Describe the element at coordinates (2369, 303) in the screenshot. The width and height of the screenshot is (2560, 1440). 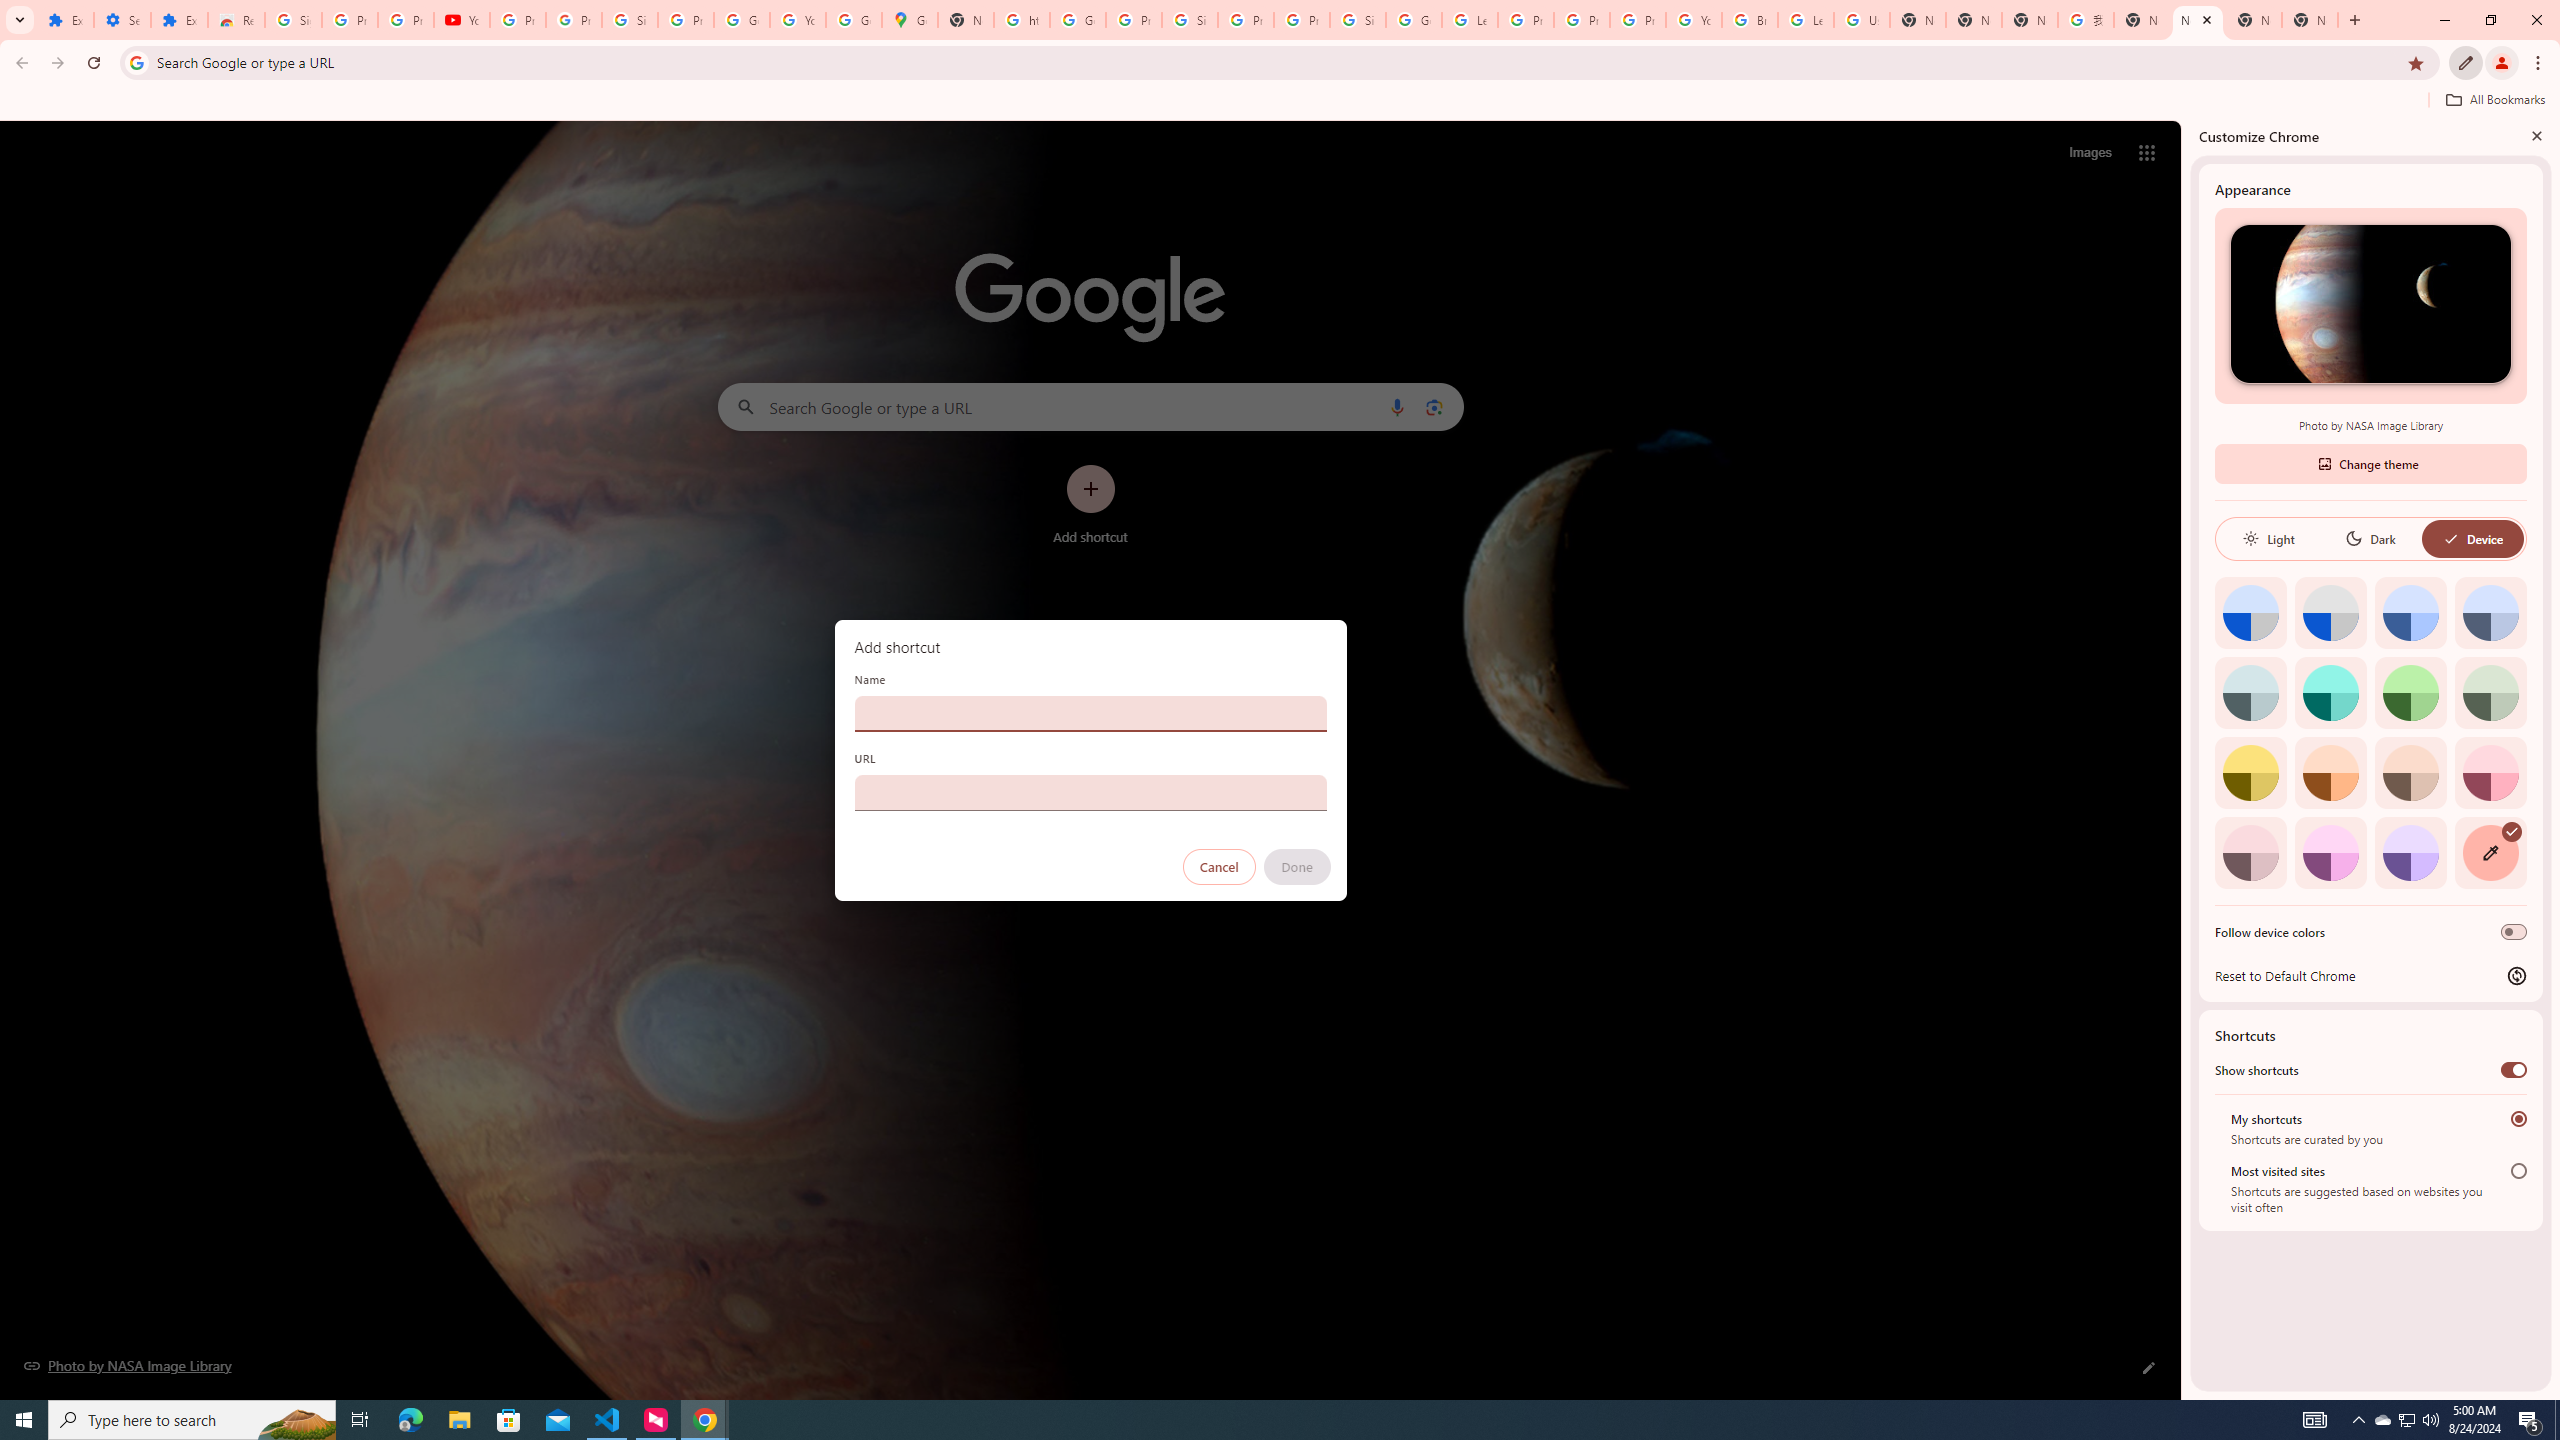
I see `'Photo by NASA Image Library'` at that location.